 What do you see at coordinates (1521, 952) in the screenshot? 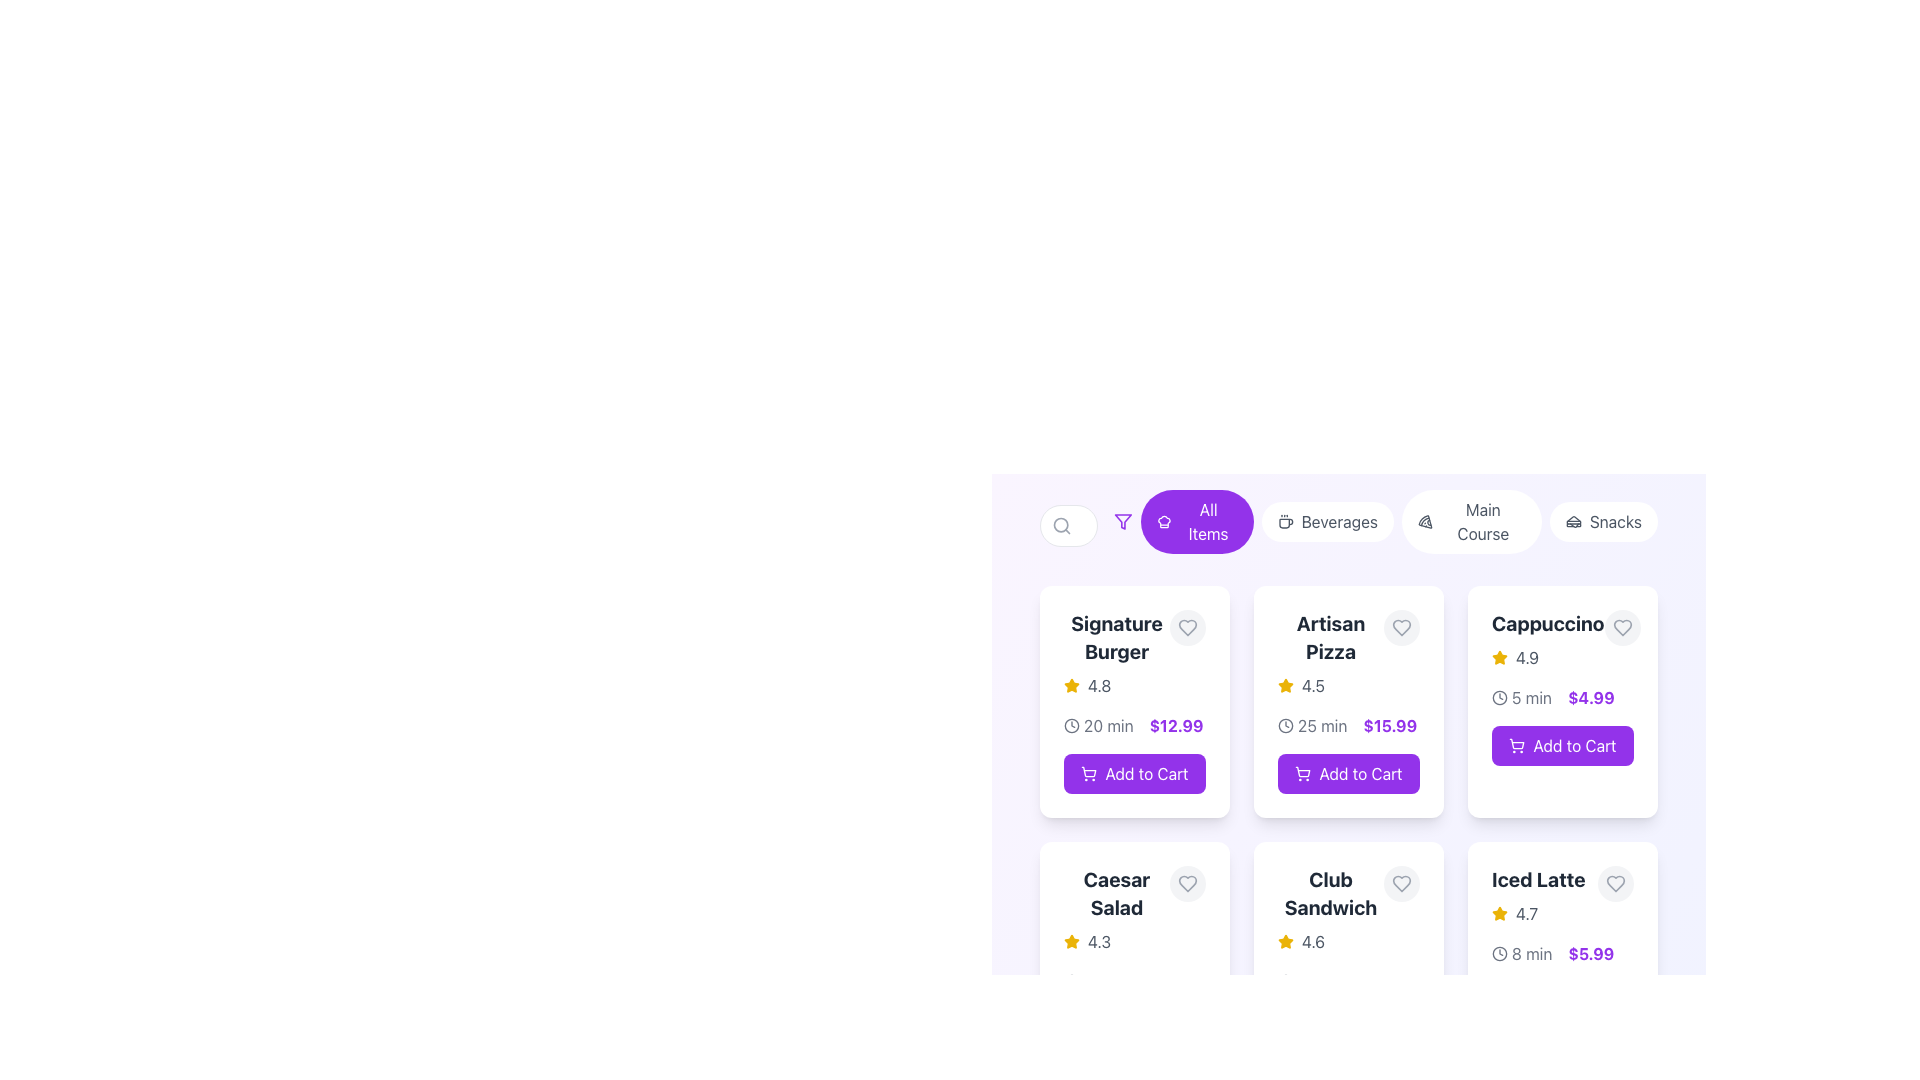
I see `text '8 min' displayed in the text label with an icon for the 'Iced Latte' item, located at the bottom-right of the menu grid, next to the price label '$5.99'` at bounding box center [1521, 952].